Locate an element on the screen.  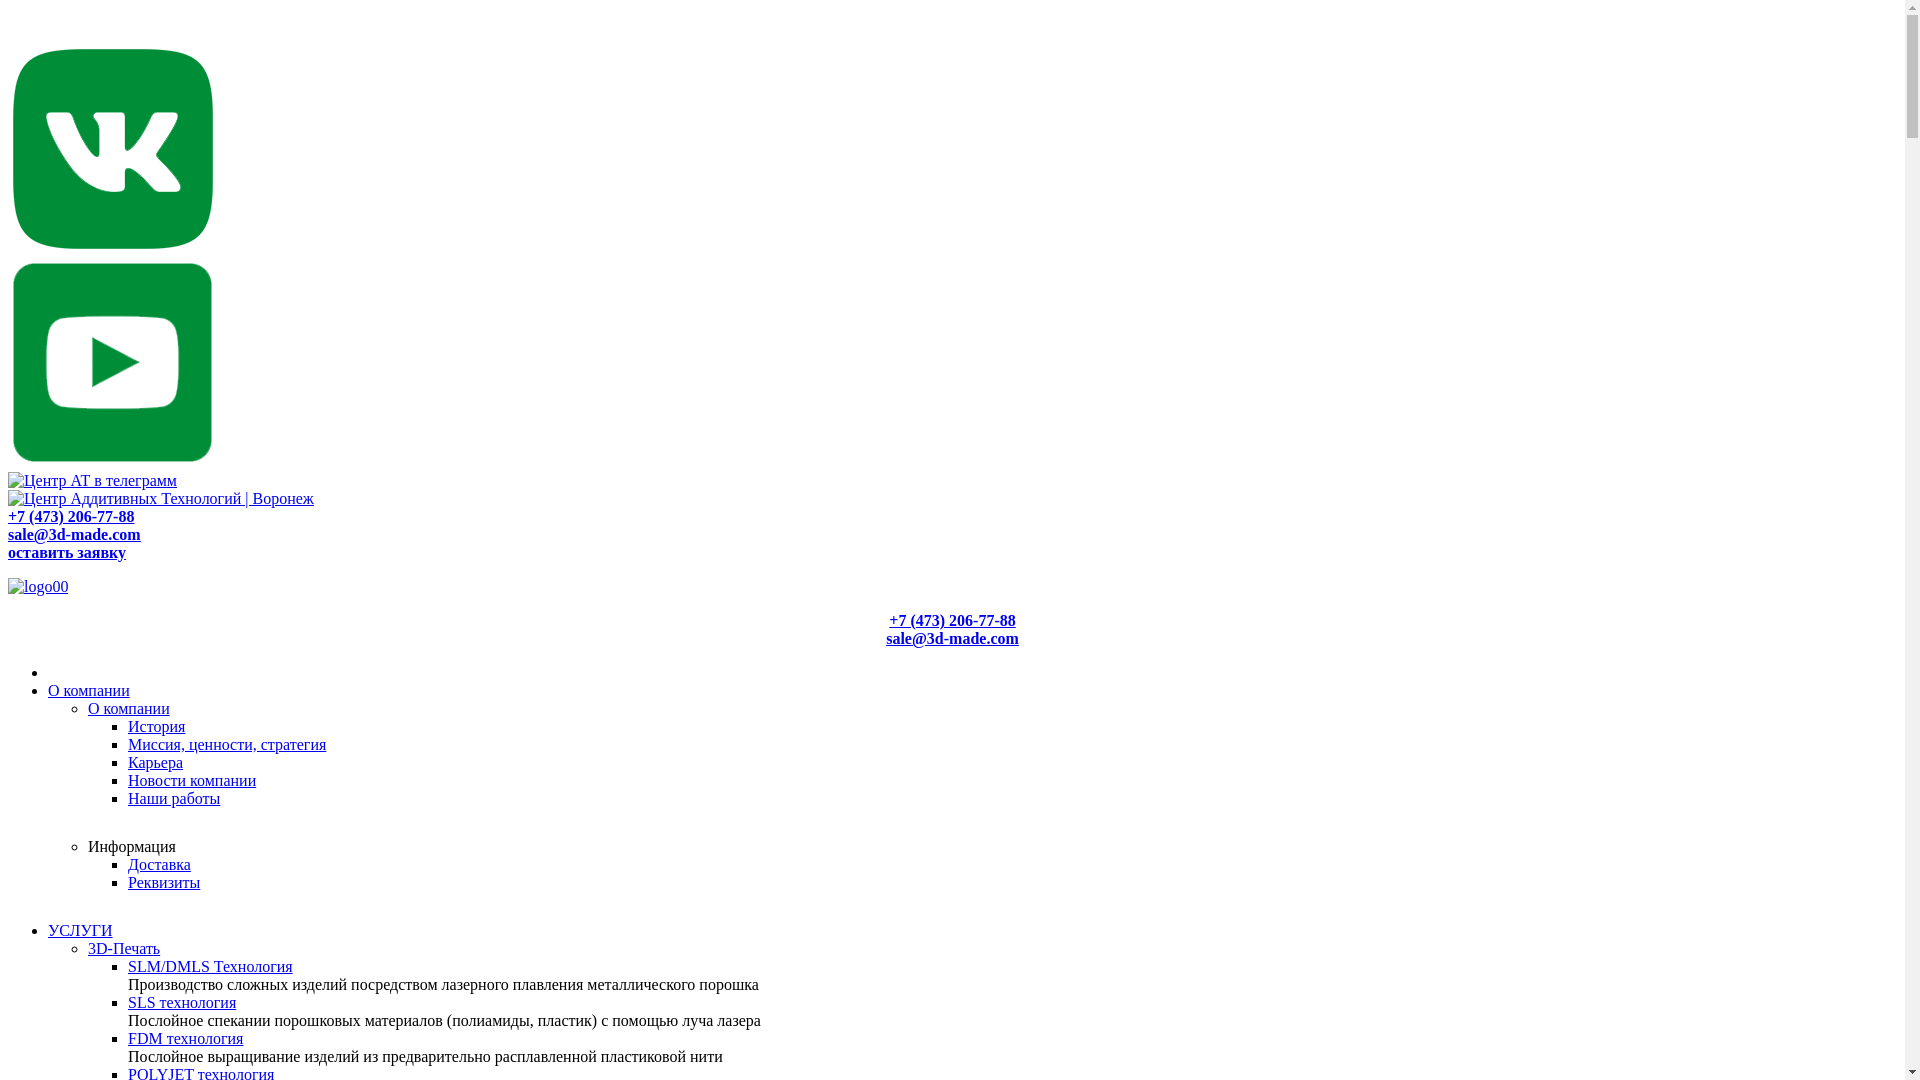
'sale@3d-made.com' is located at coordinates (8, 533).